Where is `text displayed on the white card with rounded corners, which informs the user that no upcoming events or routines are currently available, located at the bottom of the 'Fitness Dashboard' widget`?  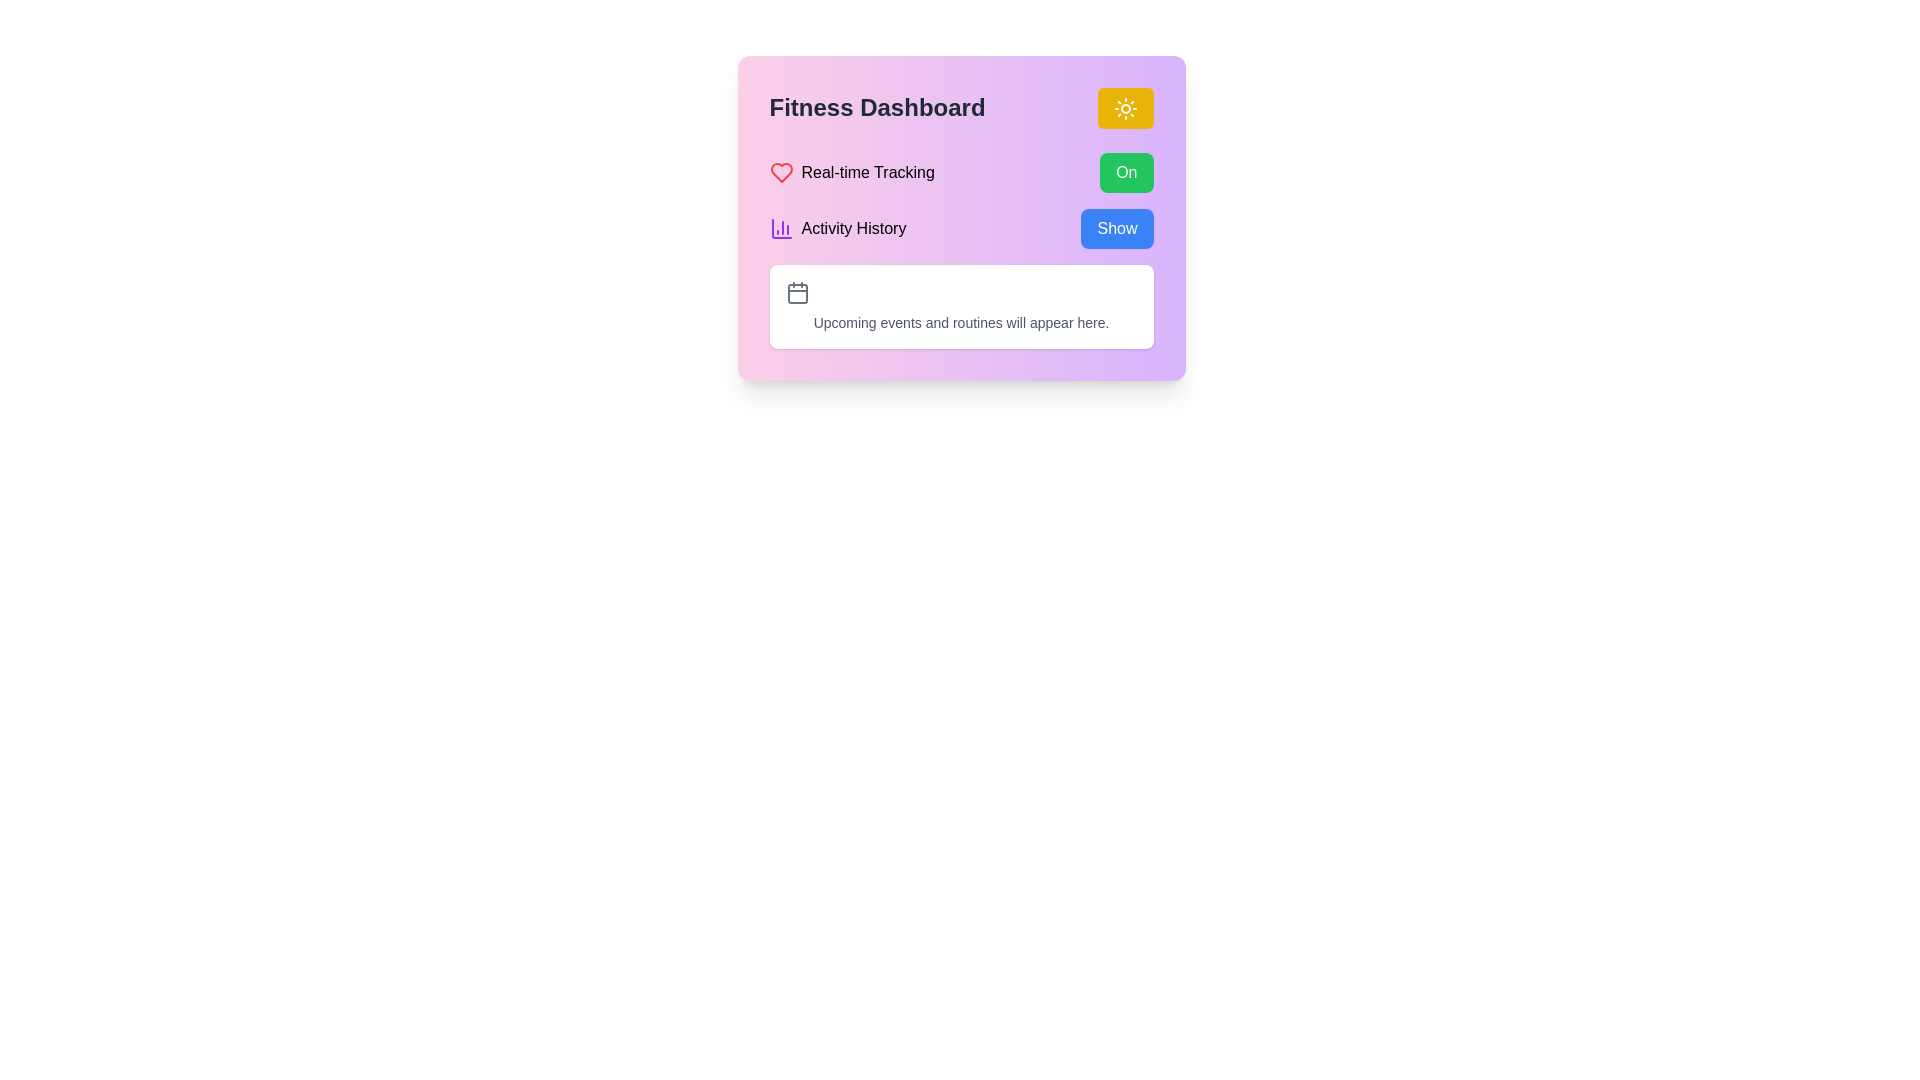
text displayed on the white card with rounded corners, which informs the user that no upcoming events or routines are currently available, located at the bottom of the 'Fitness Dashboard' widget is located at coordinates (961, 321).